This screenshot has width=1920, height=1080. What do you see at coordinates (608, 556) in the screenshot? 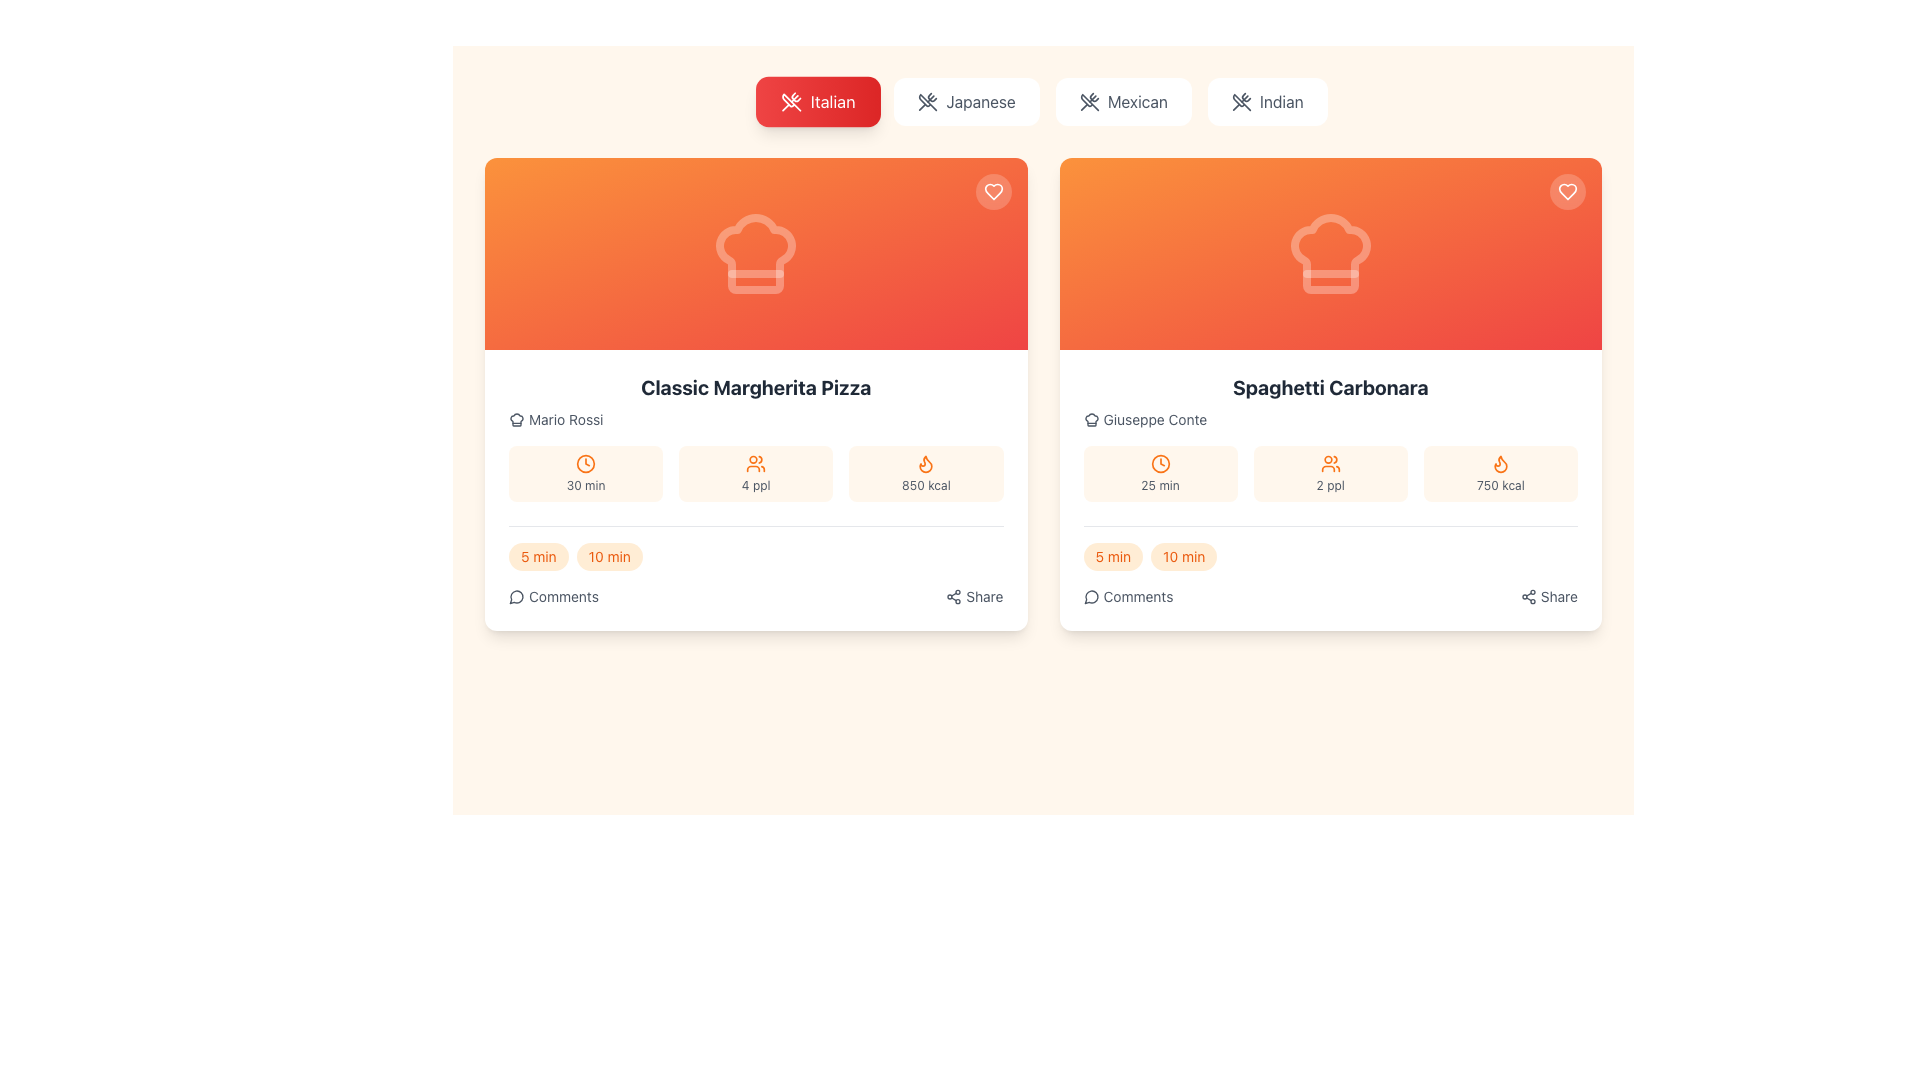
I see `the filter button next to the '5 min' badge at the bottom left corner of the 'Classic Margherita Pizza' card` at bounding box center [608, 556].